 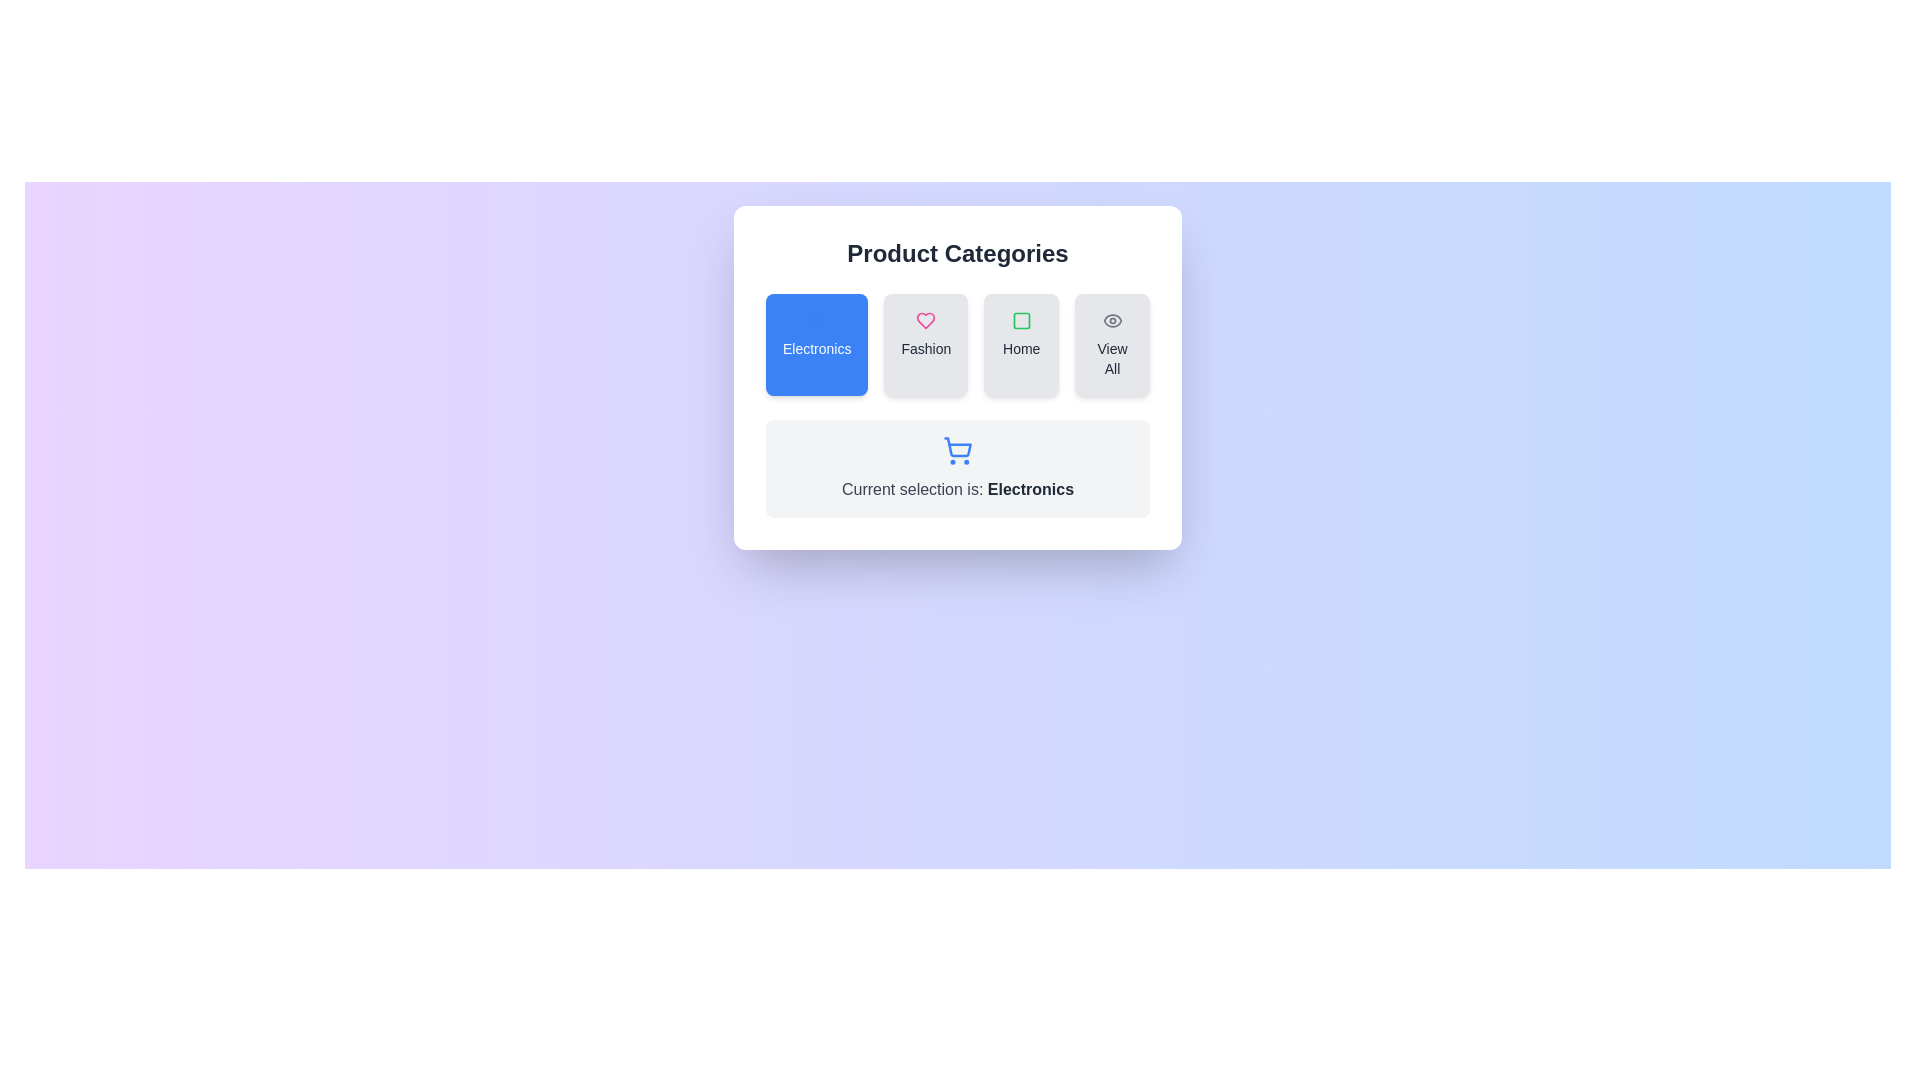 What do you see at coordinates (925, 347) in the screenshot?
I see `the text label that reads 'Fashion', which is located at the bottom center of a button-like element` at bounding box center [925, 347].